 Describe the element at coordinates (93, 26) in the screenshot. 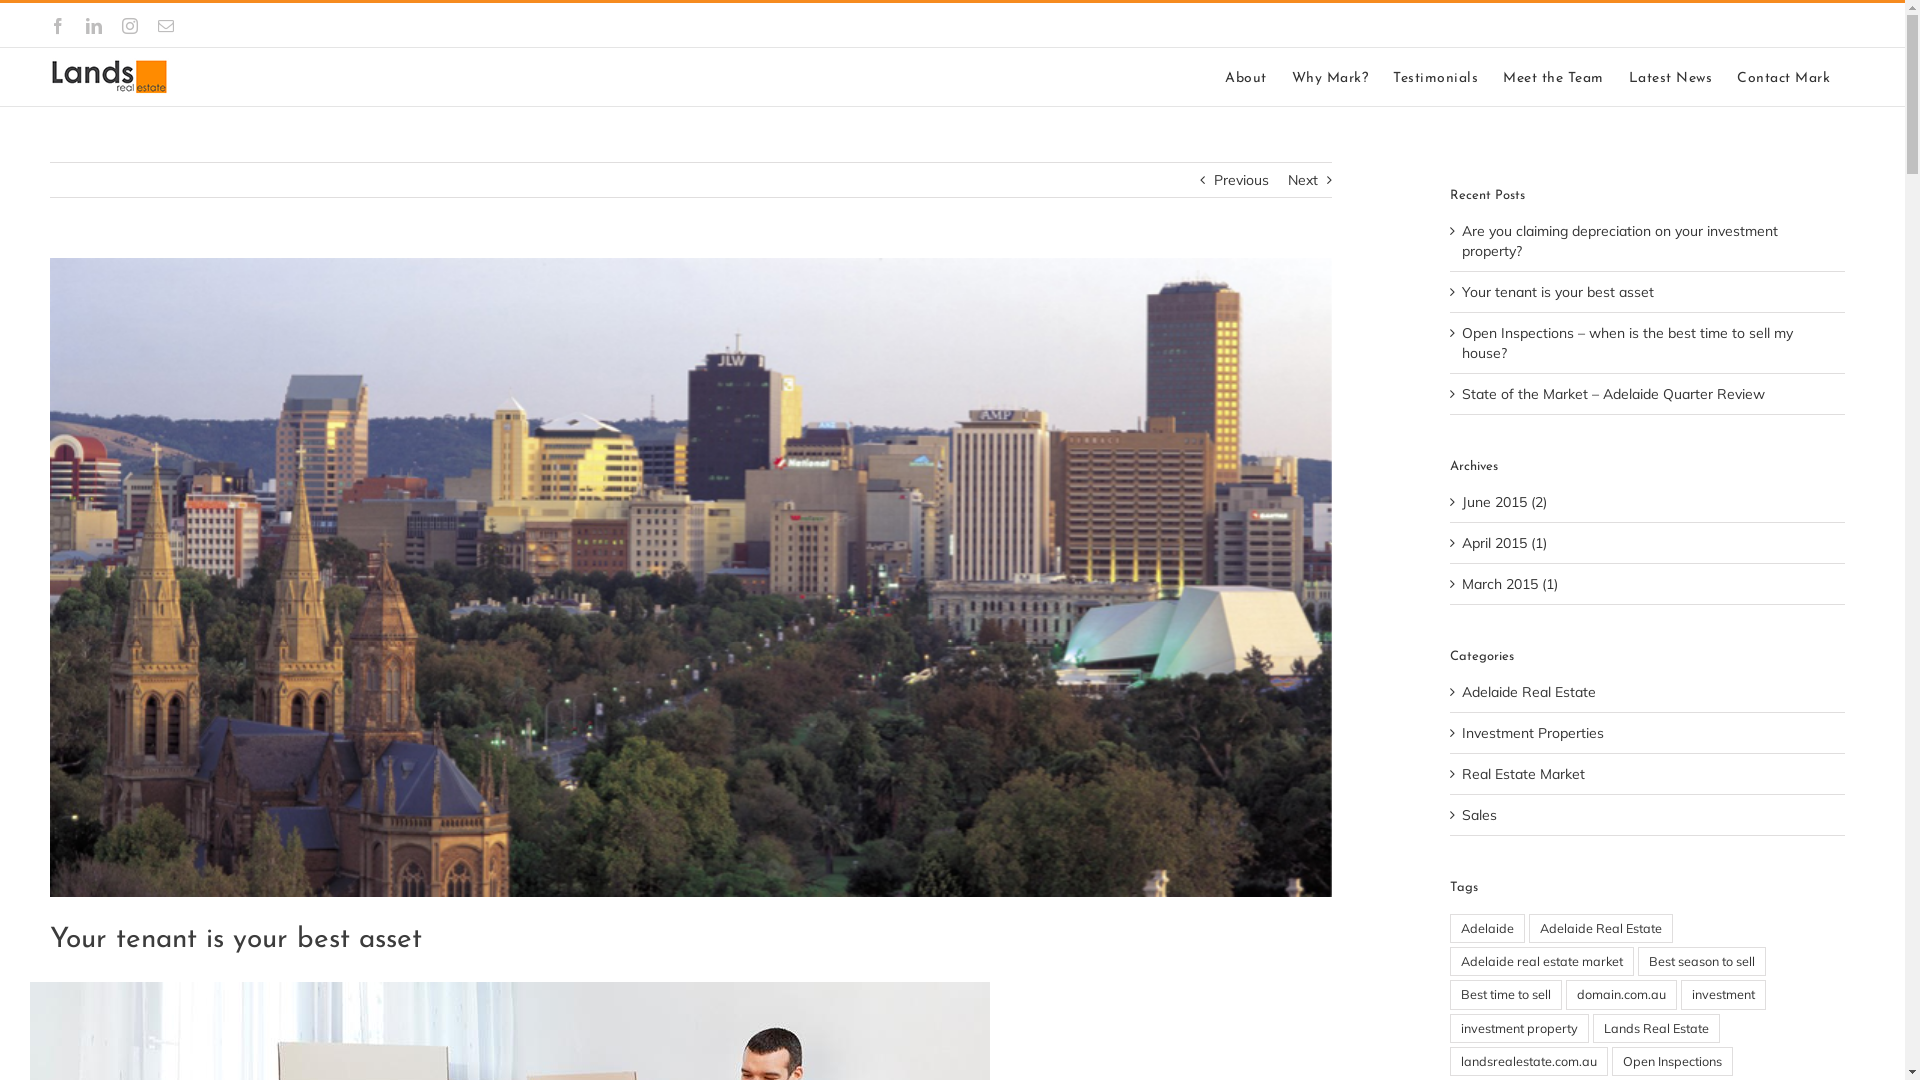

I see `'LinkedIn'` at that location.